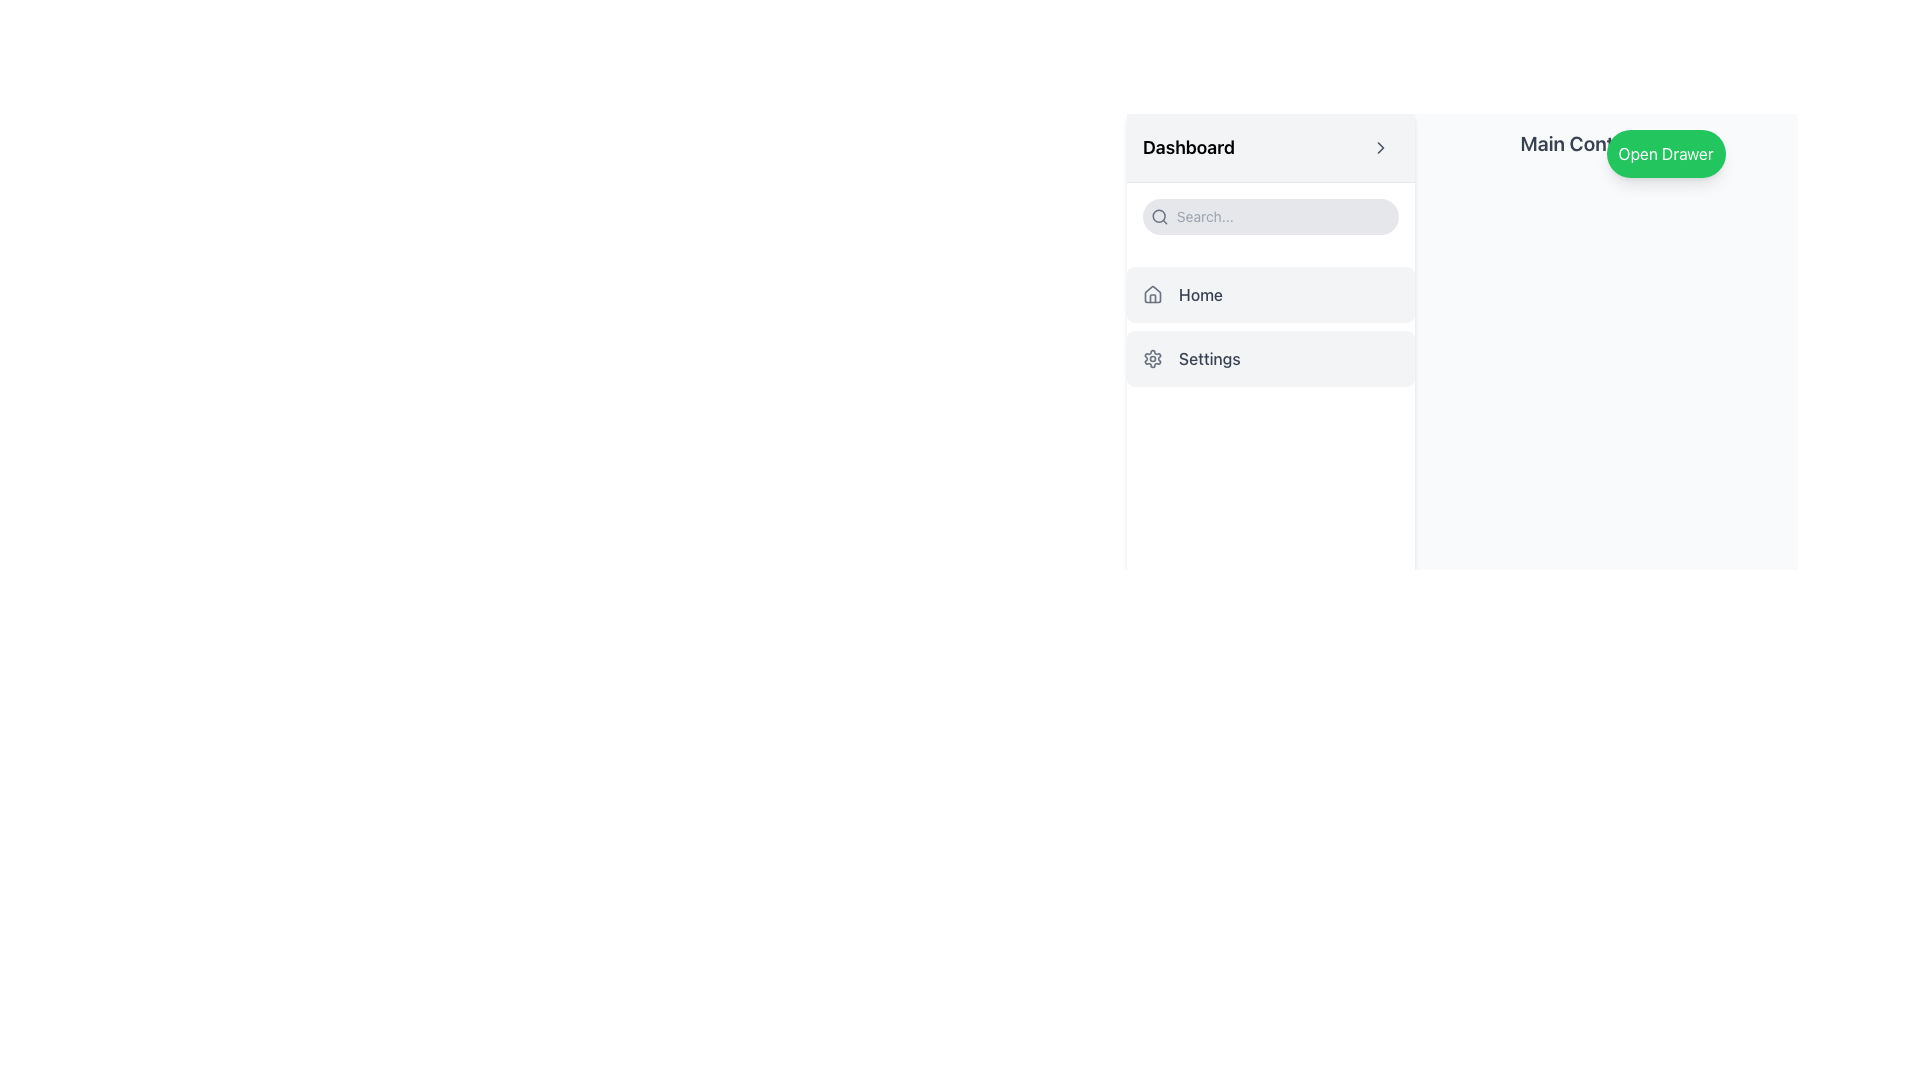 This screenshot has height=1080, width=1920. Describe the element at coordinates (1159, 216) in the screenshot. I see `the main body of the magnifying glass icon, which is represented as a circle in SVG and is located at the top of the side navigation bar, to the left of the 'Search...' input field` at that location.